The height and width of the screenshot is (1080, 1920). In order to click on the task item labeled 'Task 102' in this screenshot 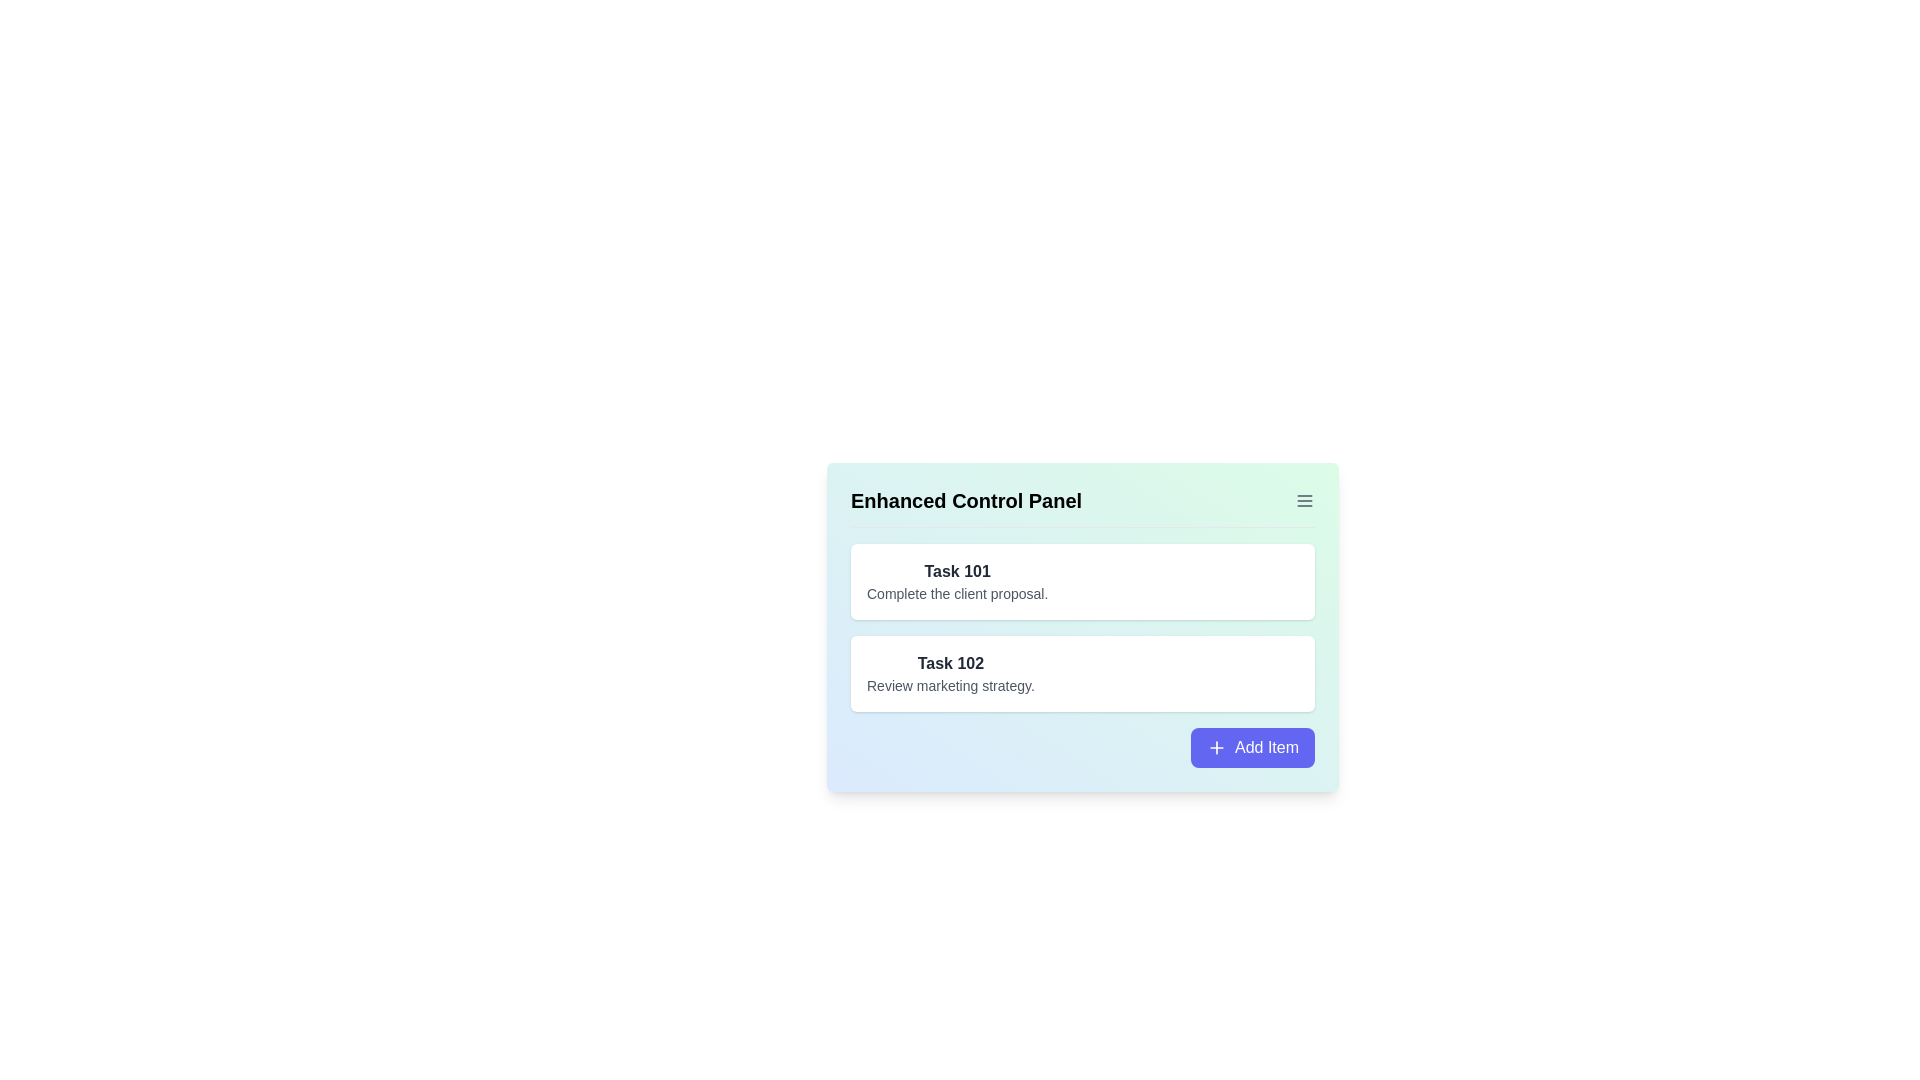, I will do `click(949, 674)`.